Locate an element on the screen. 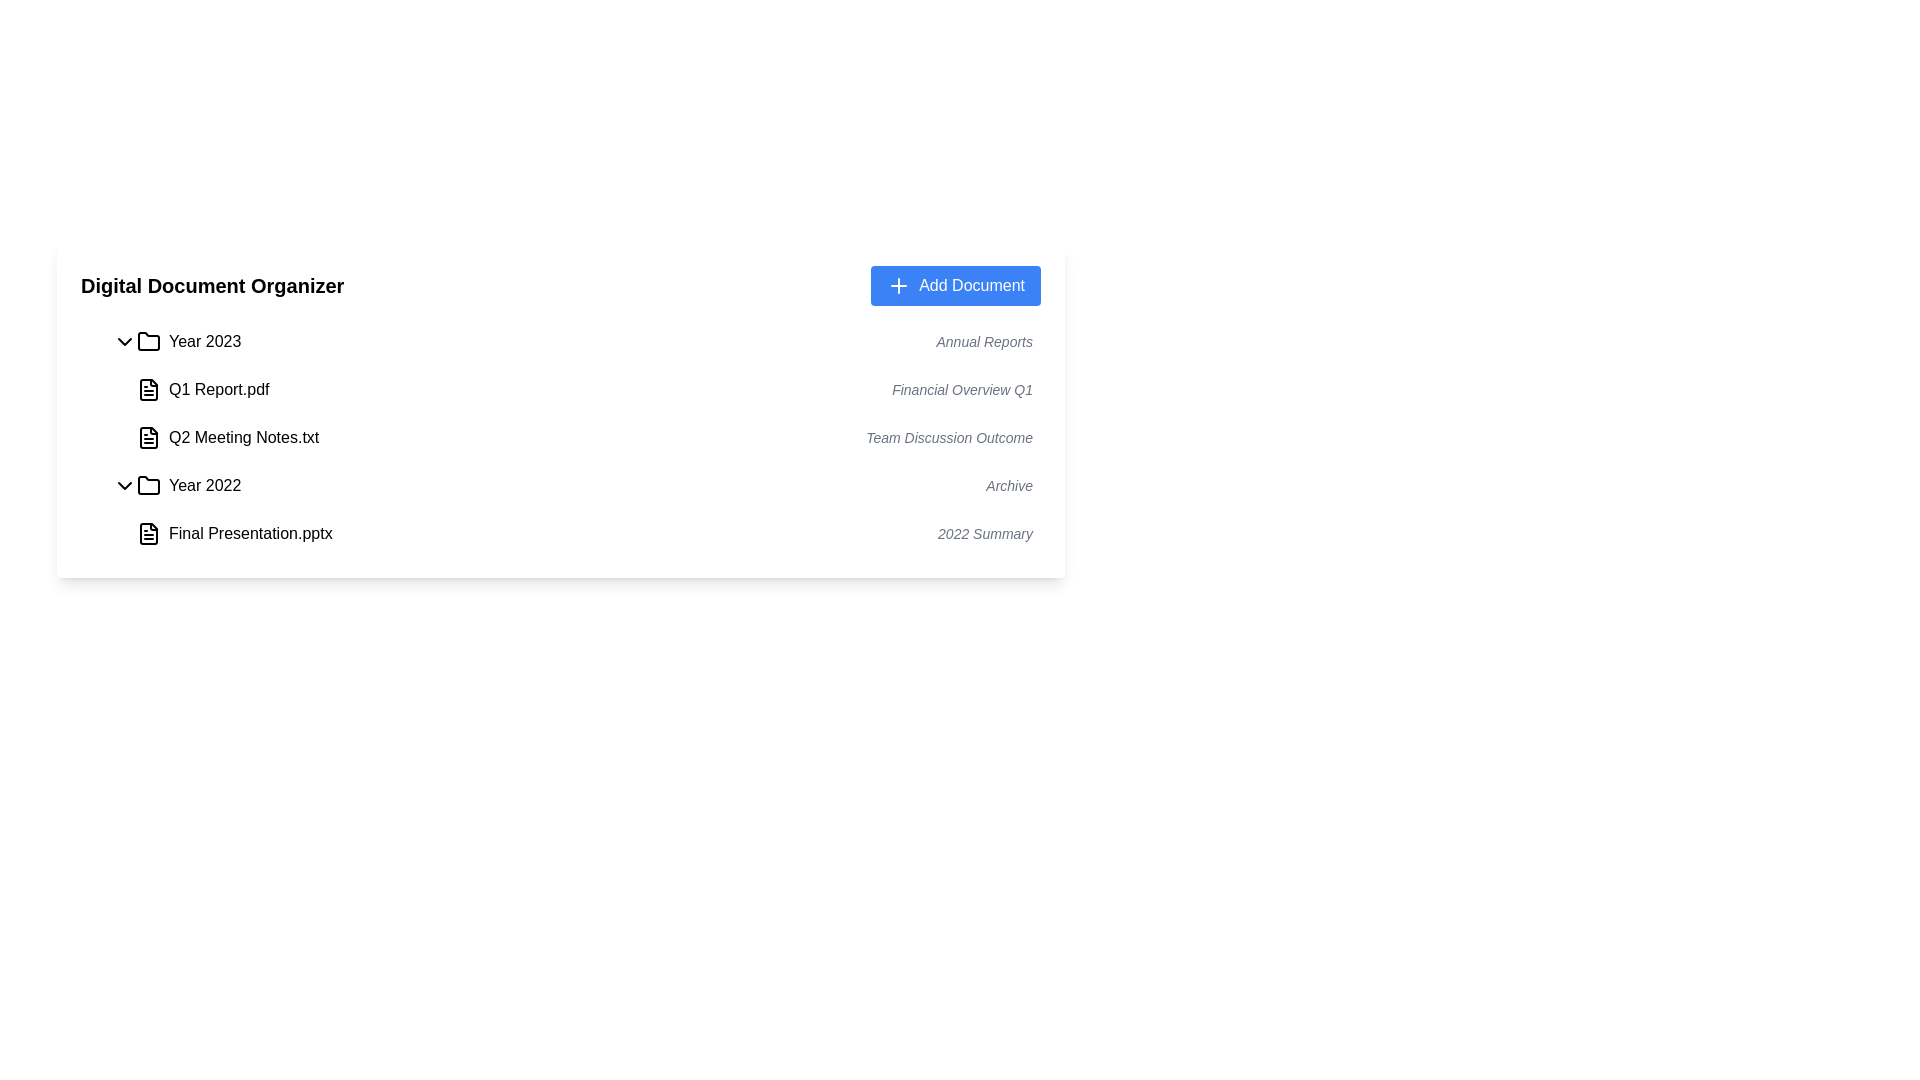 The height and width of the screenshot is (1080, 1920). the 'Digital Document Organizer' text label, which is a bold black title indicating the section of the interface is located at coordinates (212, 285).